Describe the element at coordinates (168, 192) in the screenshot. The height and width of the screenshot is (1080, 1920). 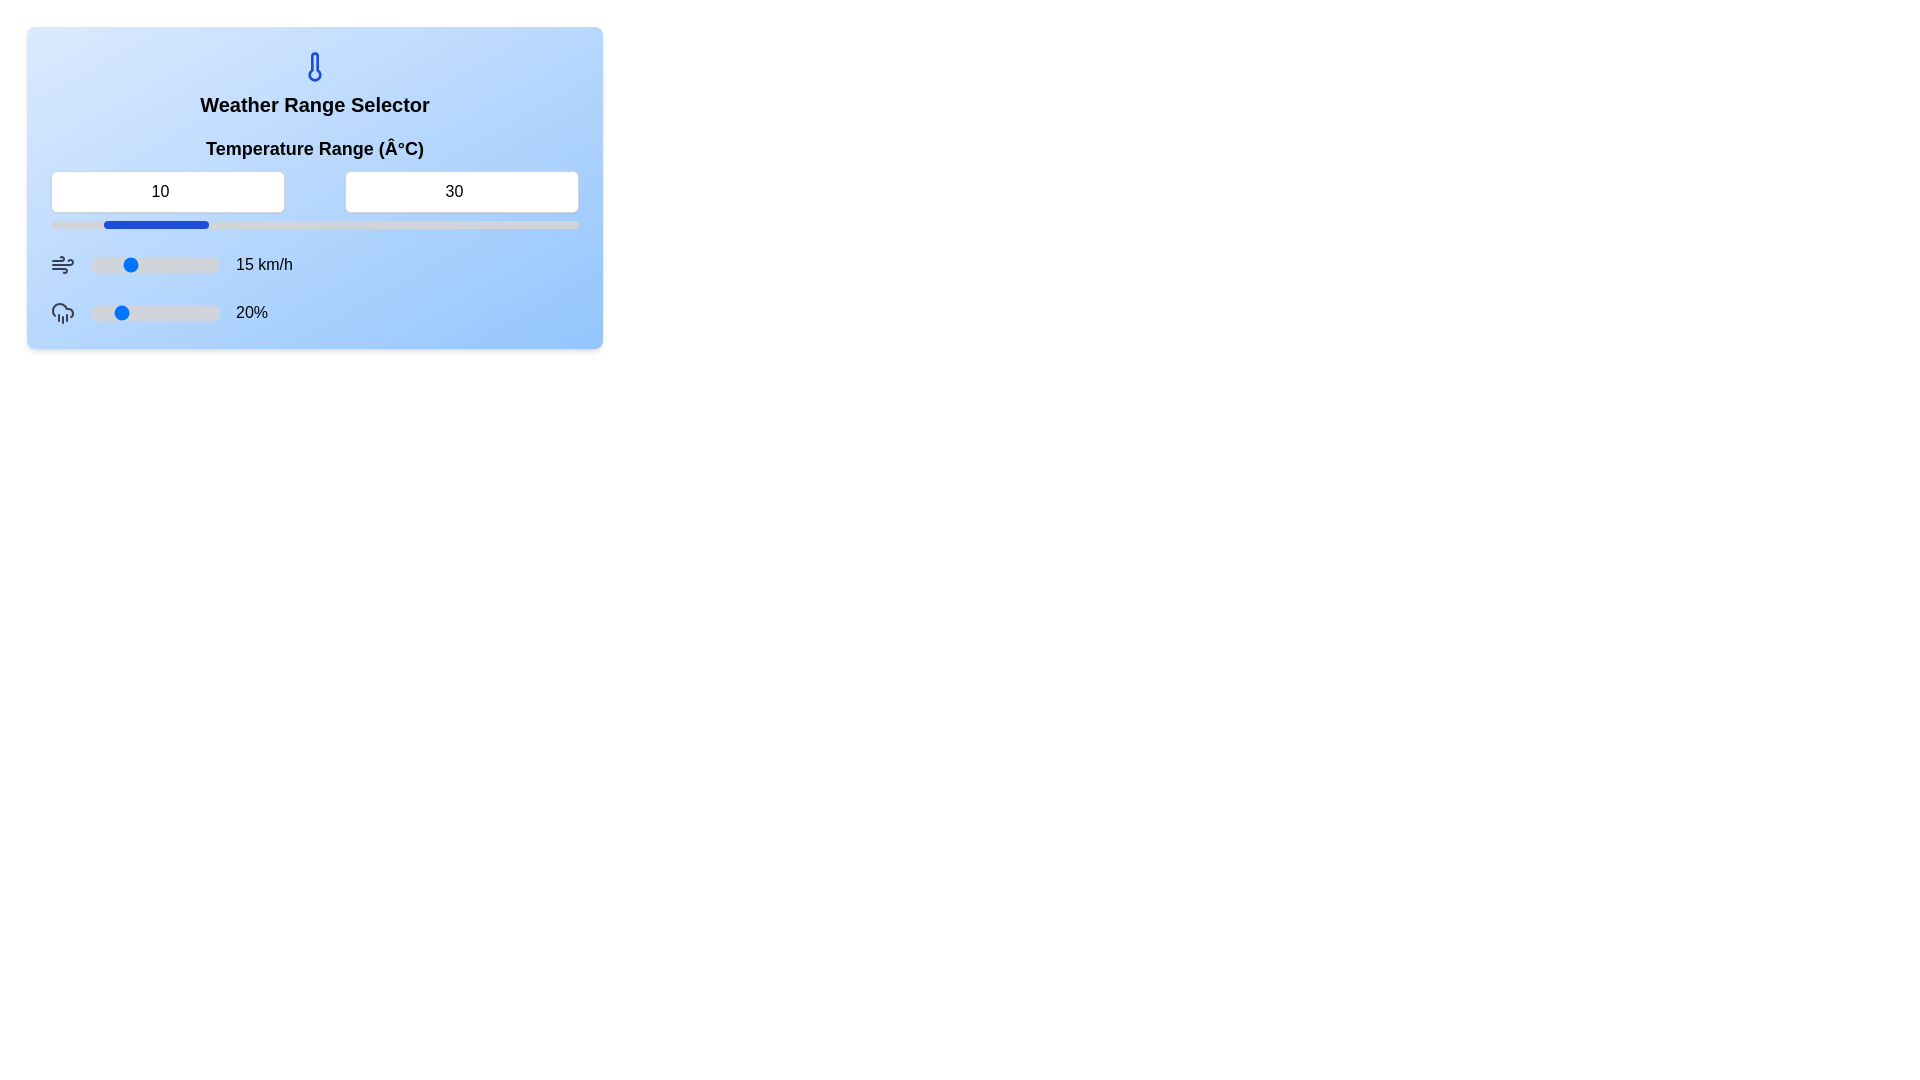
I see `the numeric input box displaying '10', located within the 'Weather Range Selector' interface under the 'Temperature Range (°C)' subheader` at that location.